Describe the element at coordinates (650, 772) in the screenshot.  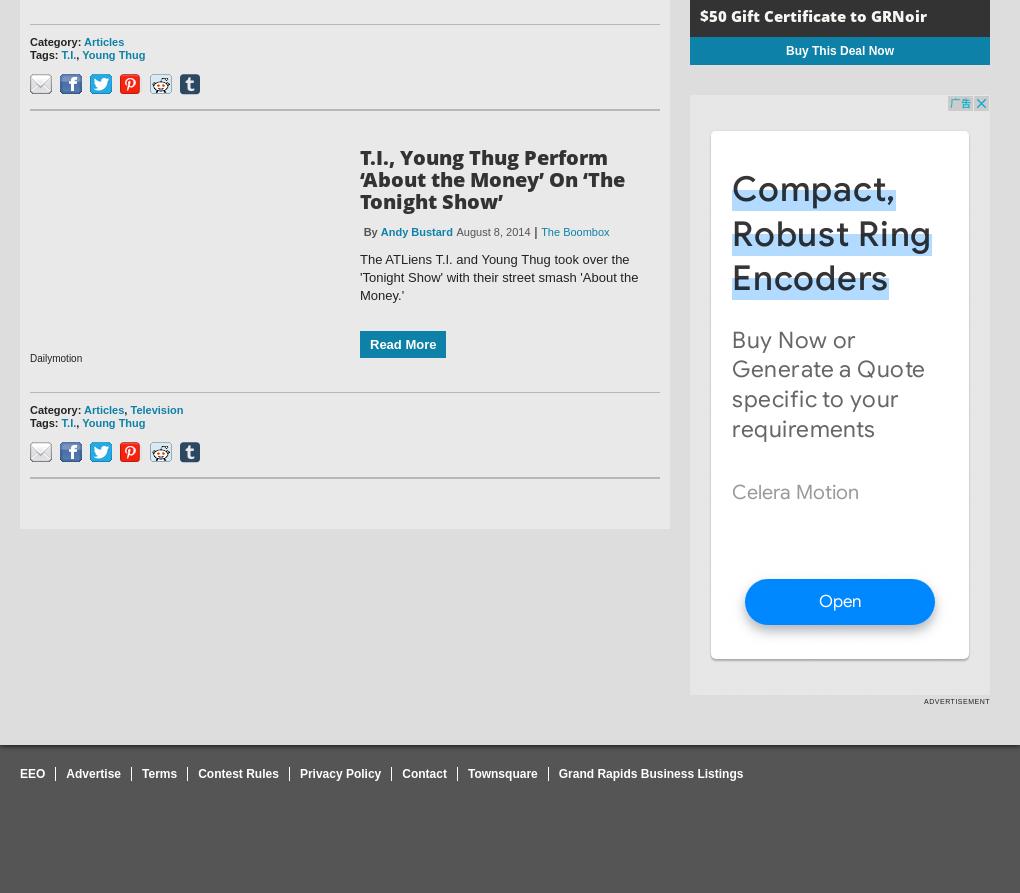
I see `'Grand Rapids Business Listings'` at that location.